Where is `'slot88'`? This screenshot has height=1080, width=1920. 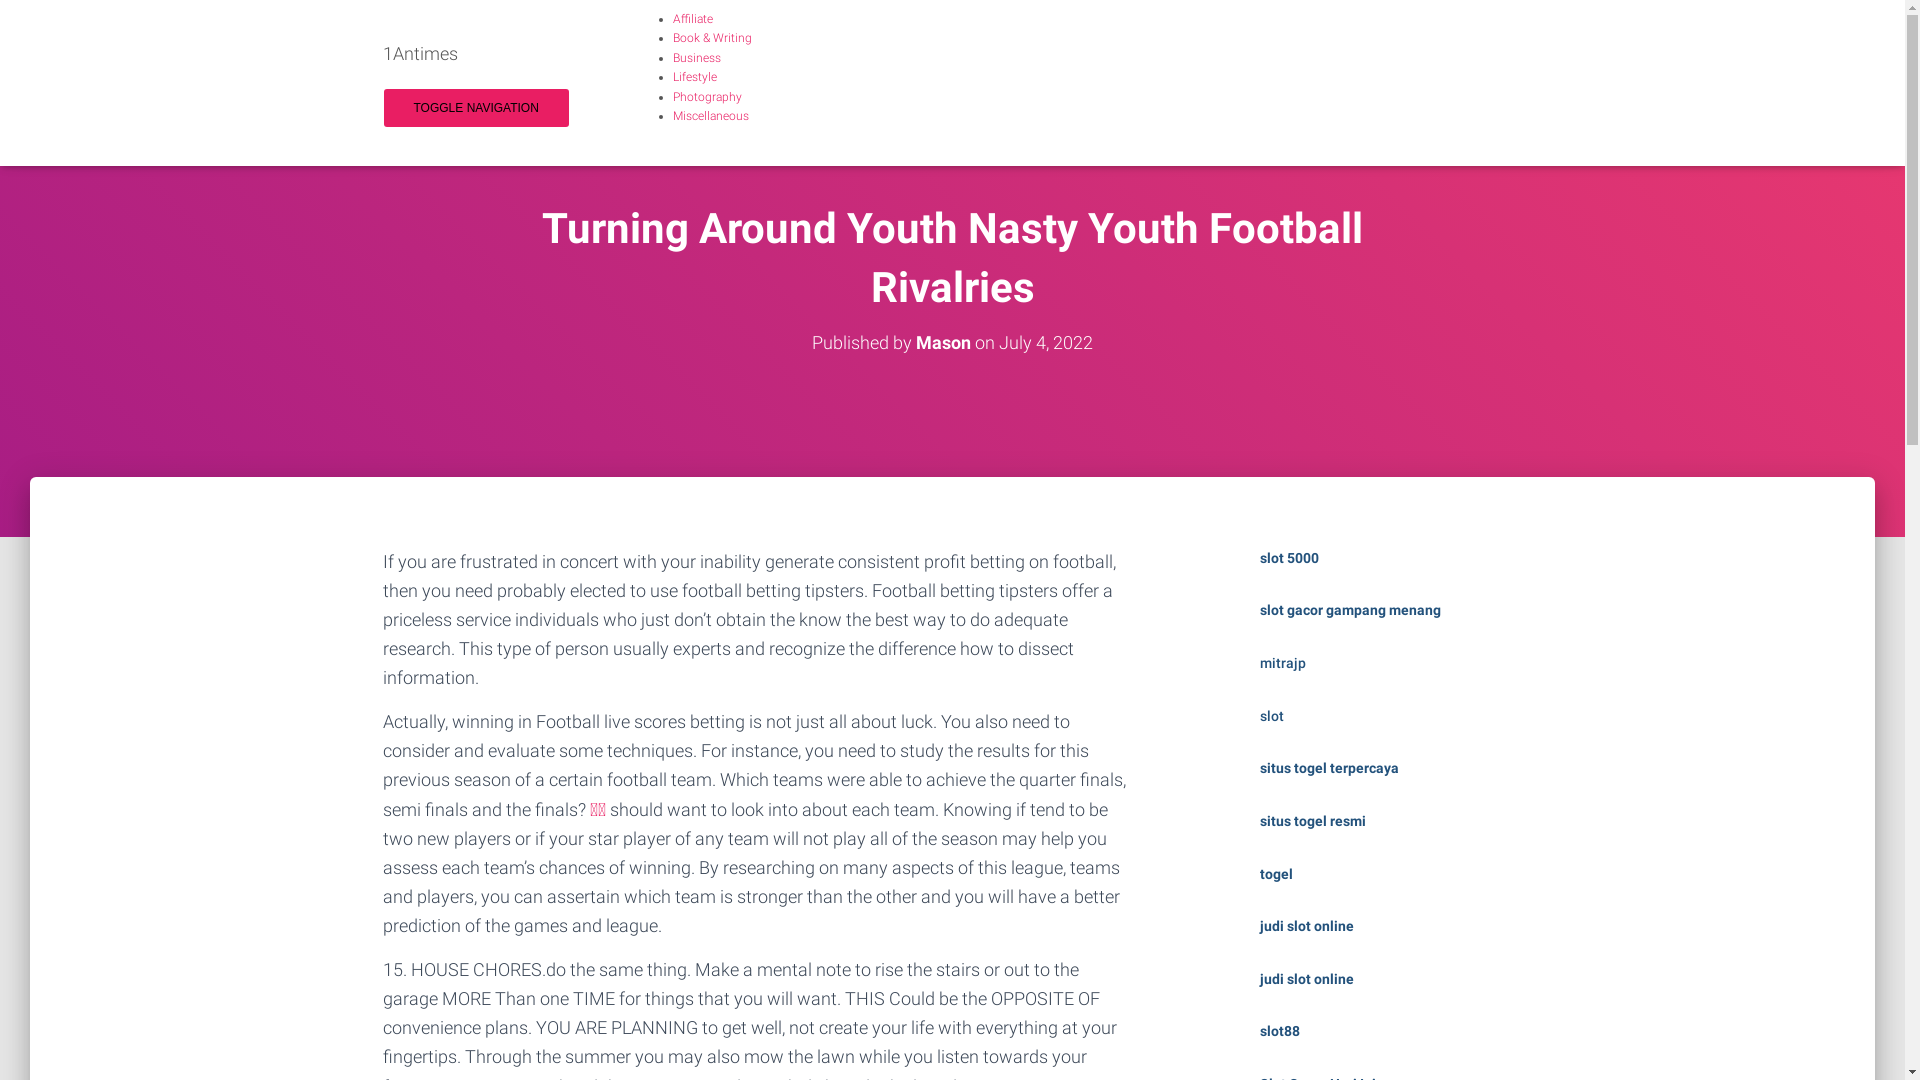 'slot88' is located at coordinates (1258, 1030).